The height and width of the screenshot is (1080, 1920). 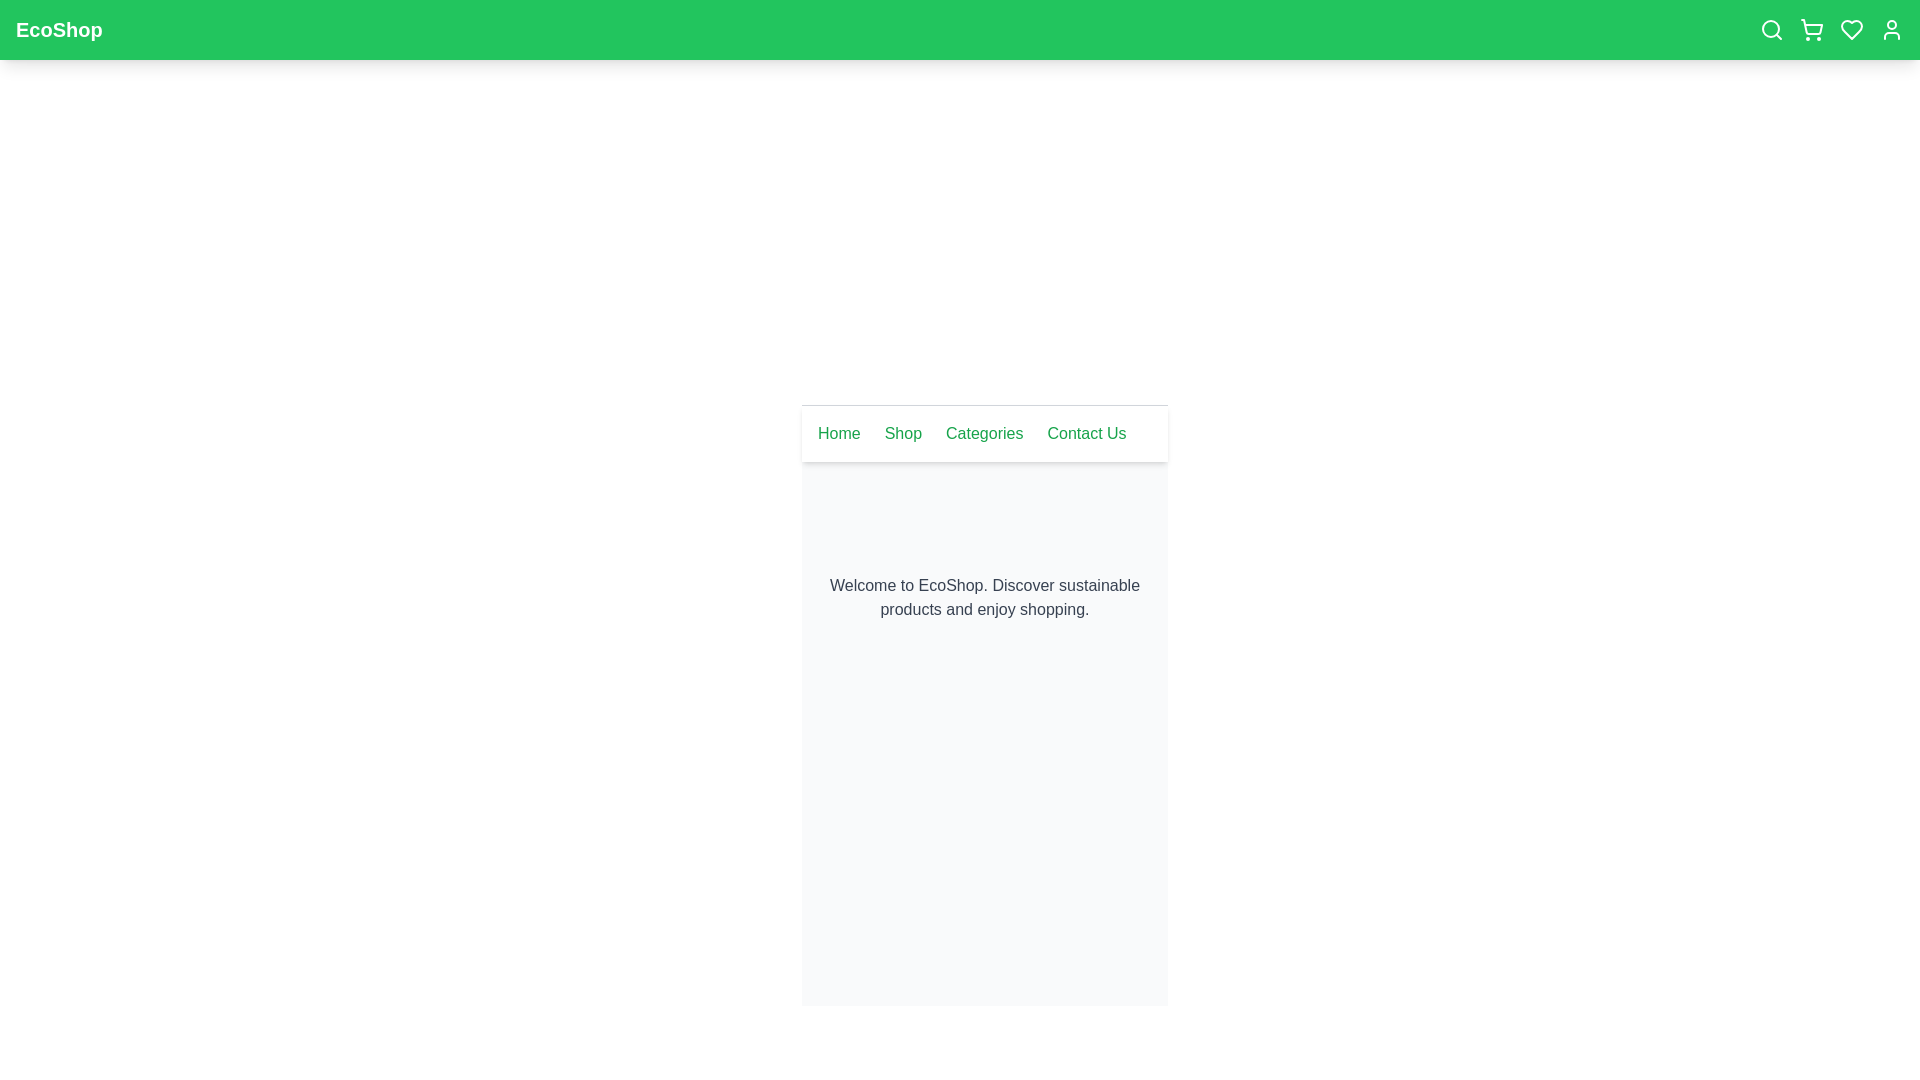 What do you see at coordinates (839, 433) in the screenshot?
I see `the 'Home' link in the navigation bar` at bounding box center [839, 433].